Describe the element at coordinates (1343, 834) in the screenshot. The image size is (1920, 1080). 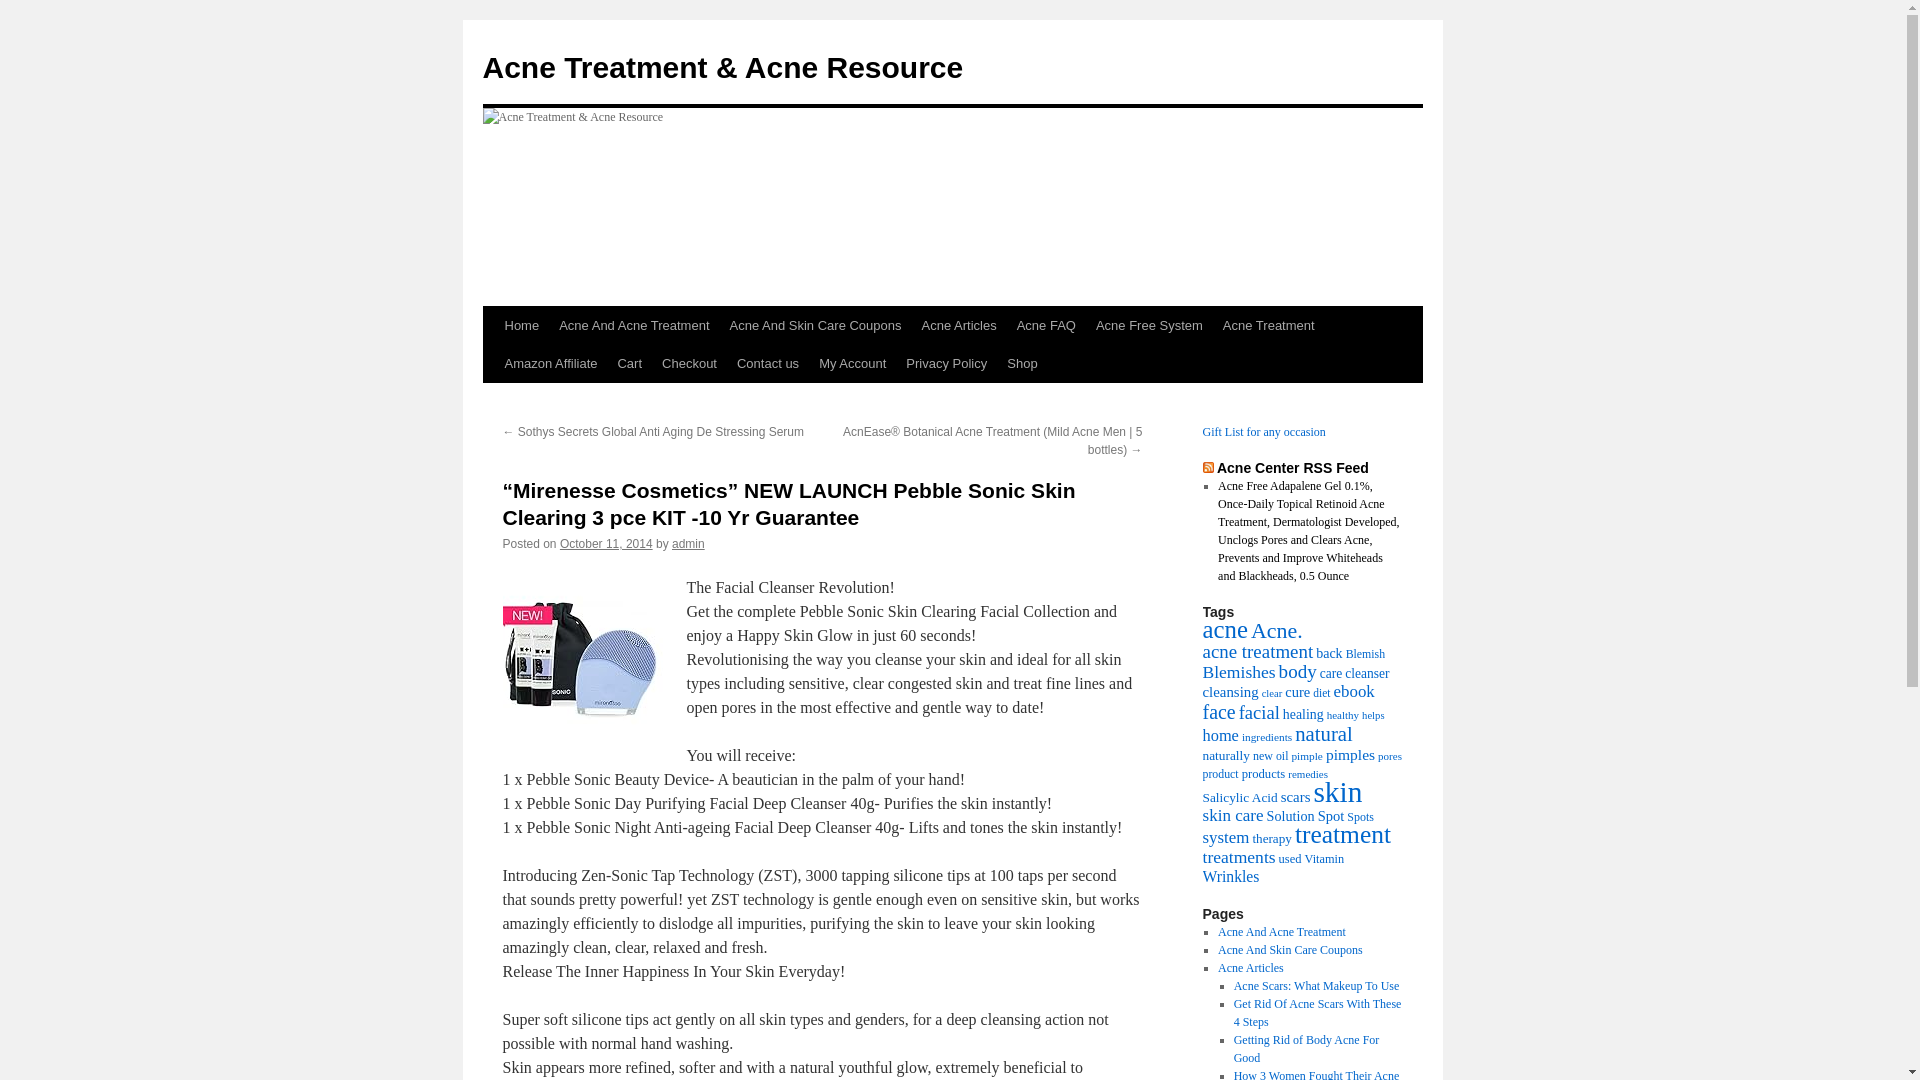
I see `'treatment'` at that location.